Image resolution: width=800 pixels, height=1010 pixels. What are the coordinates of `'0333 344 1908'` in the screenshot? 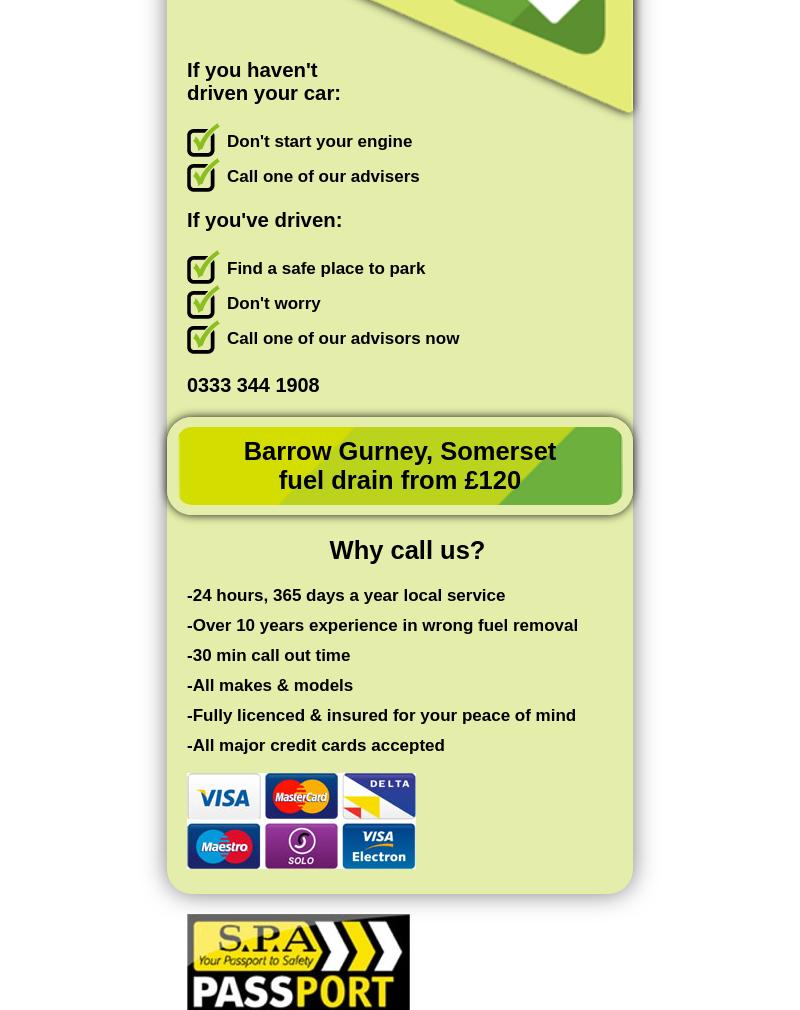 It's located at (252, 384).